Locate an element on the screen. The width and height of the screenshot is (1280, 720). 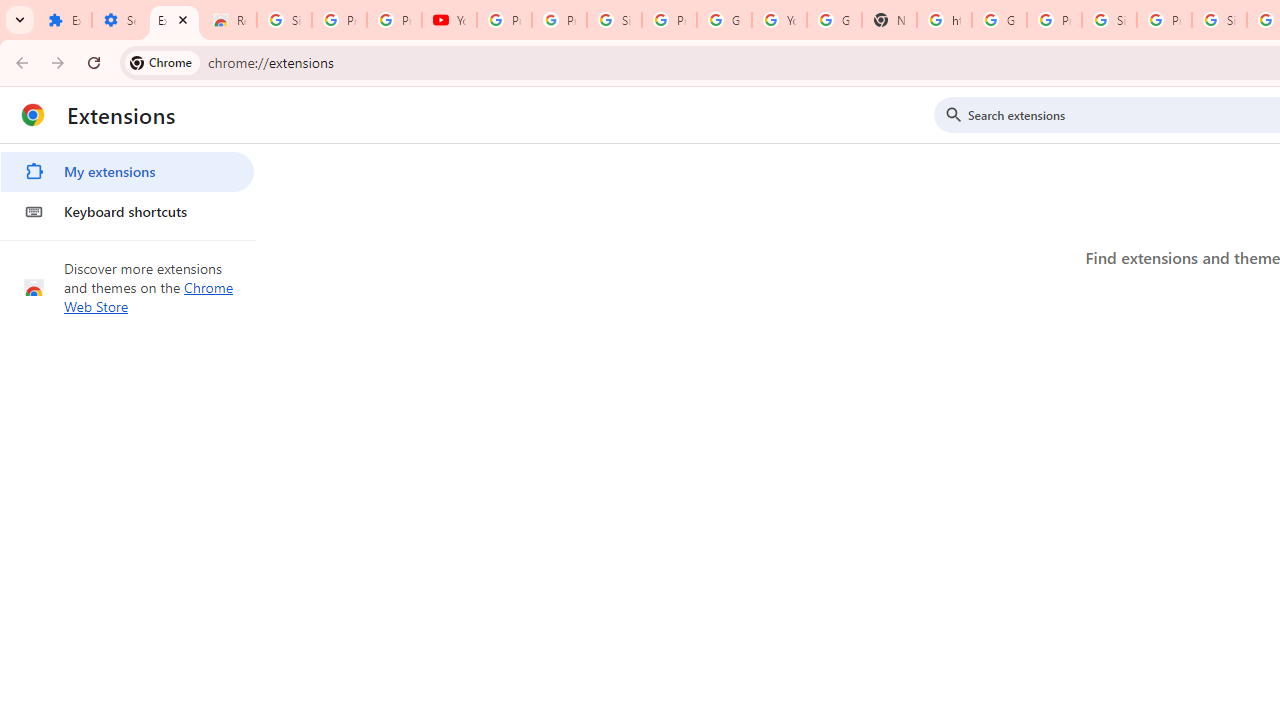
'New Tab' is located at coordinates (887, 20).